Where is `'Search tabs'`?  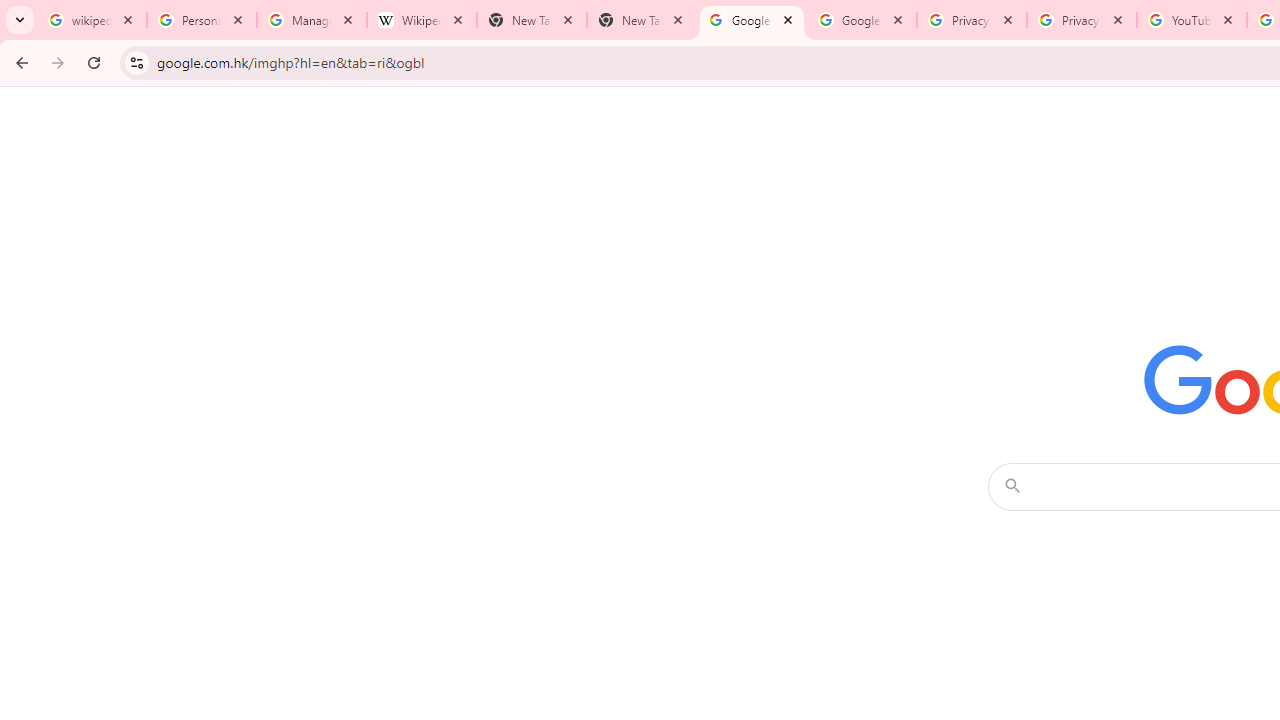
'Search tabs' is located at coordinates (20, 20).